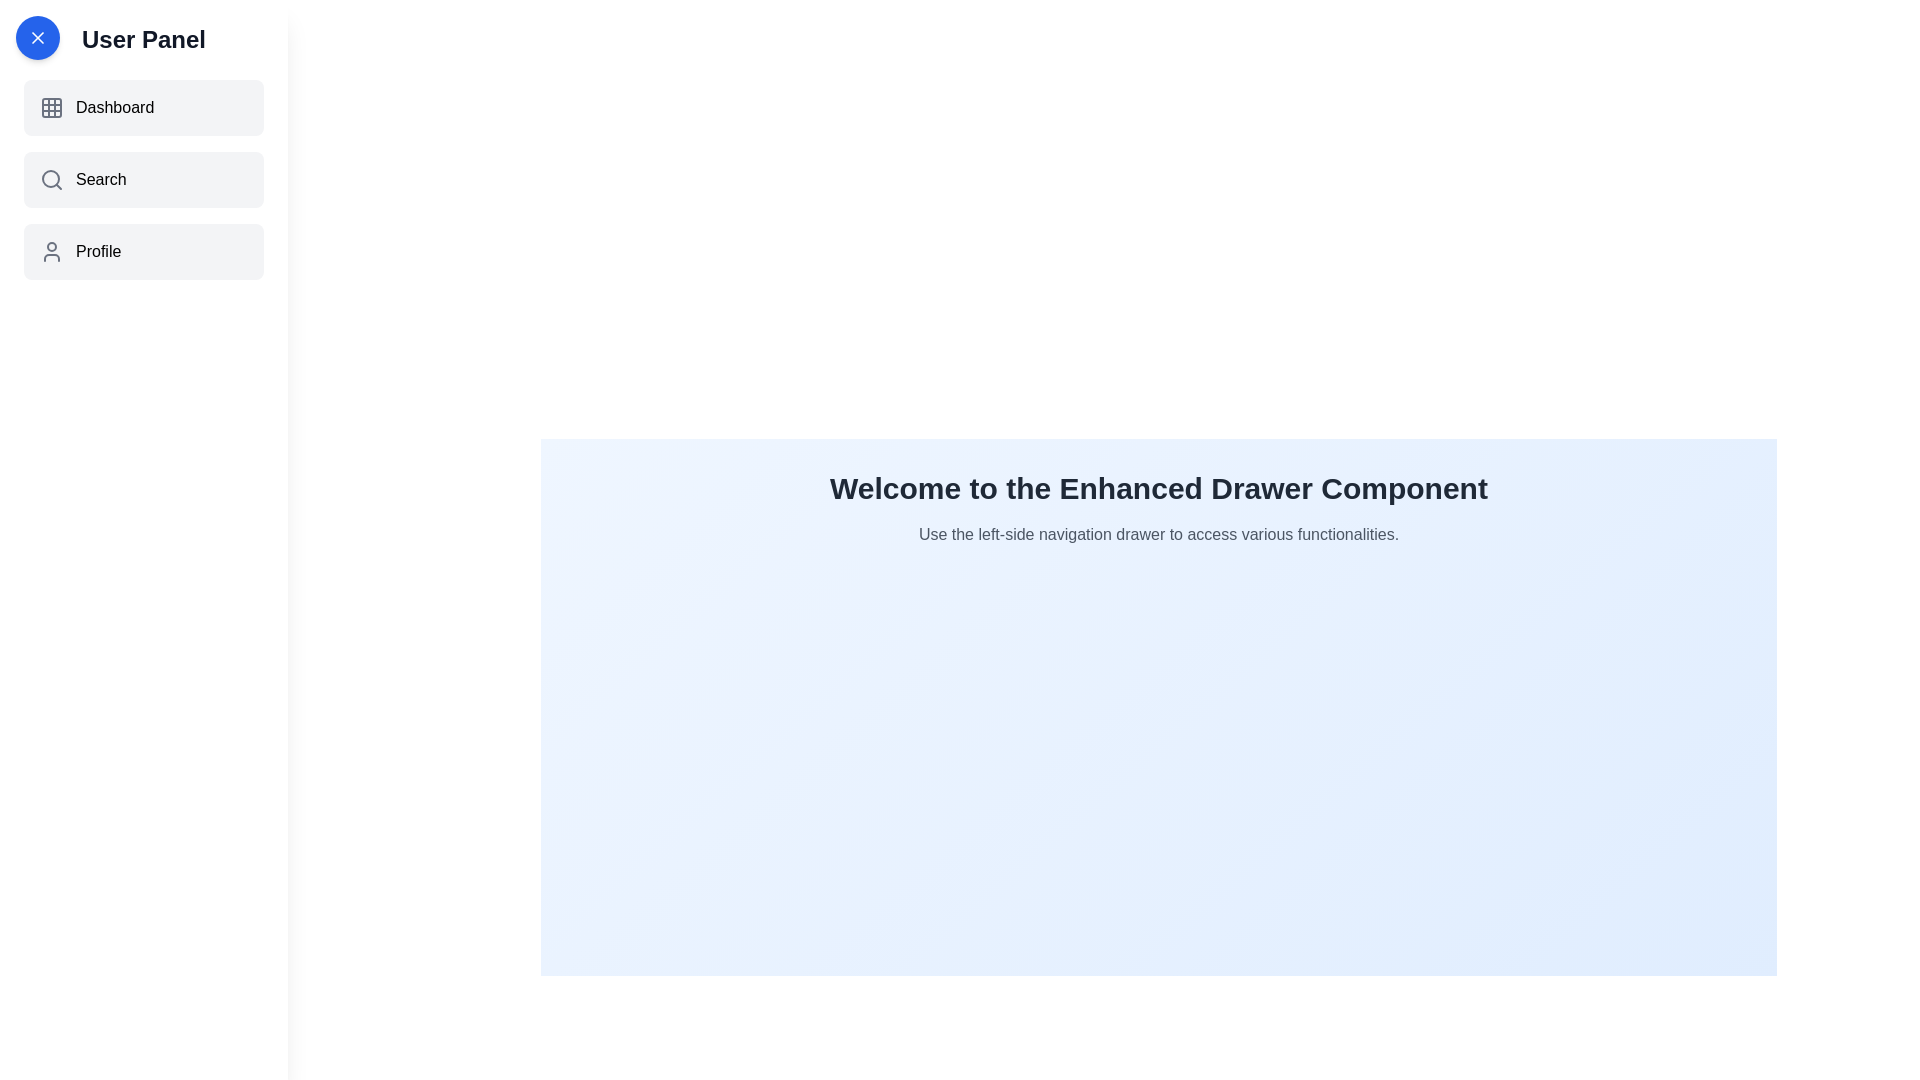 The image size is (1920, 1080). Describe the element at coordinates (114, 108) in the screenshot. I see `the 'Dashboard' text label in the navigation menu on the left pane` at that location.